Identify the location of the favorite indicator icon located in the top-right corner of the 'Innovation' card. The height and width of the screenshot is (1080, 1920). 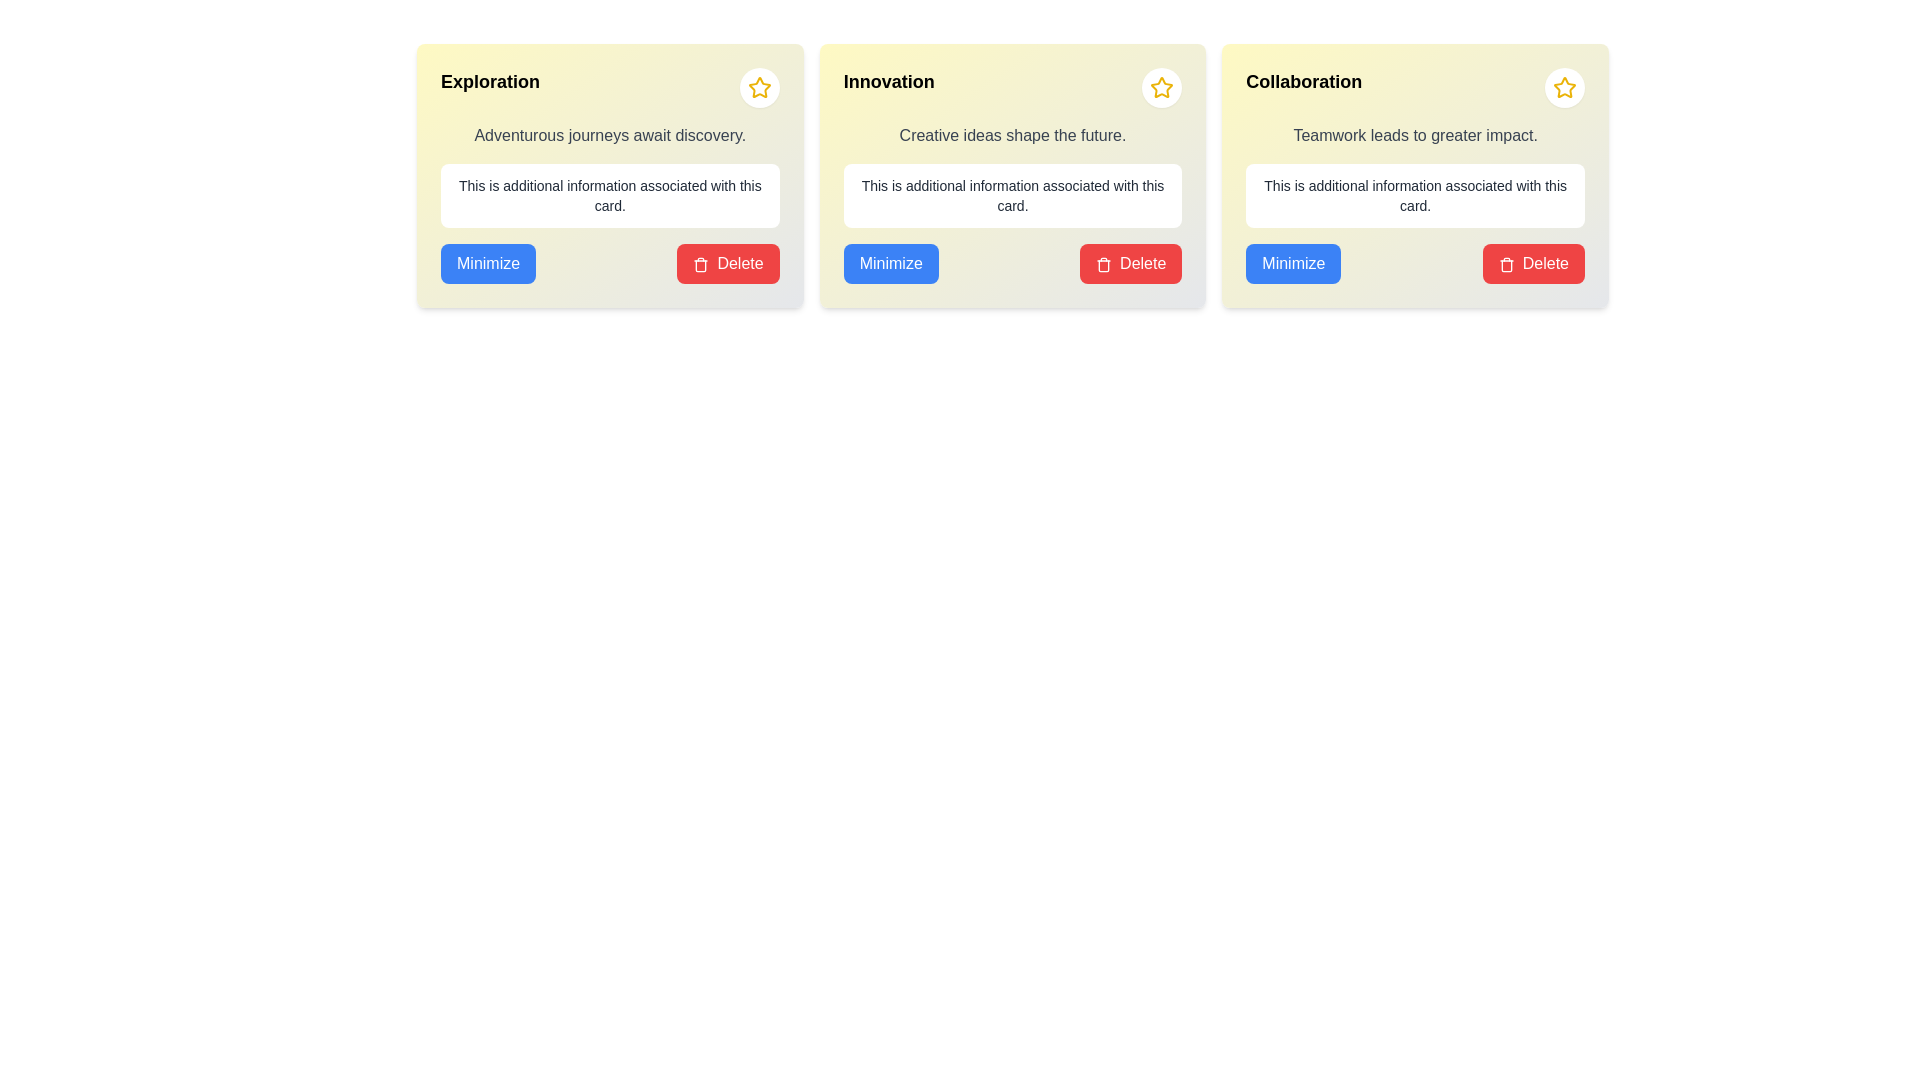
(758, 86).